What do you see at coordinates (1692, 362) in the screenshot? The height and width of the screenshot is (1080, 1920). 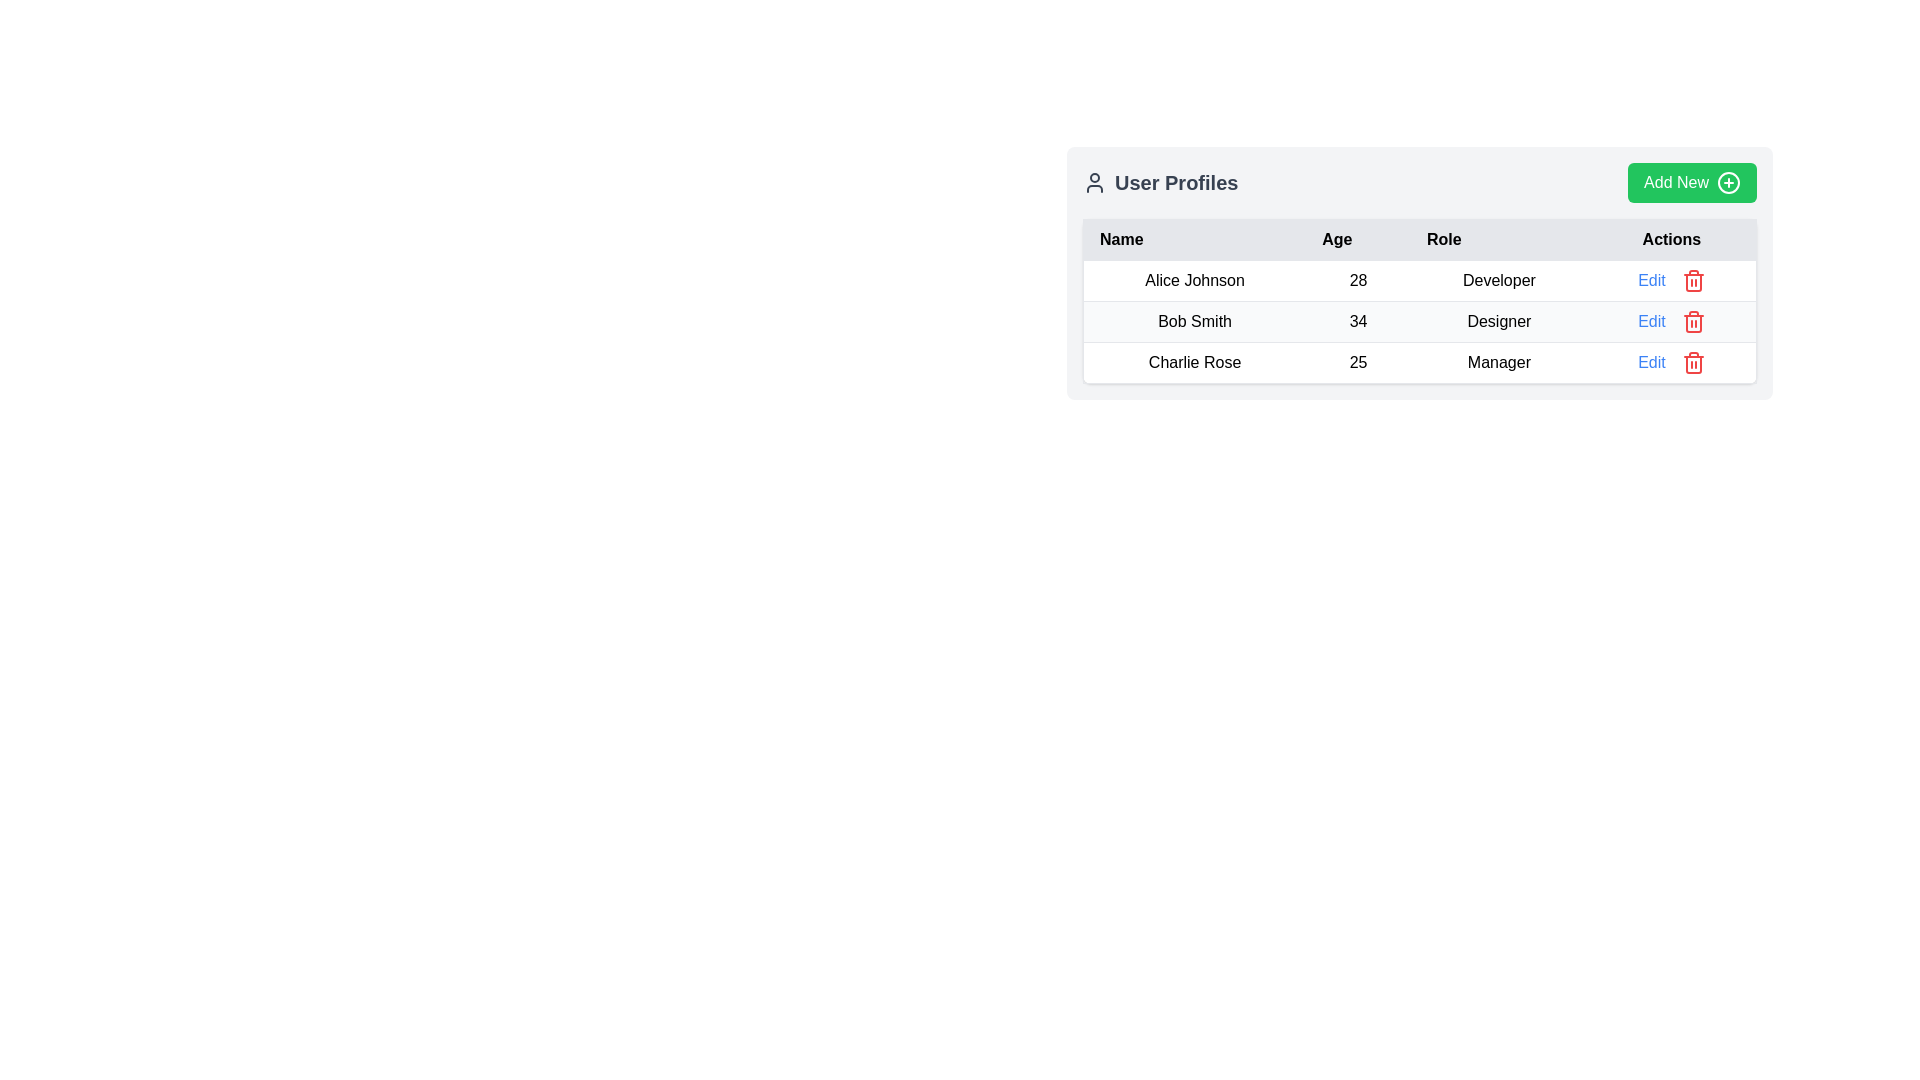 I see `the delete button located as the second interactive action icon in the 'Actions' column for the last user row ('Charlie Rose')` at bounding box center [1692, 362].